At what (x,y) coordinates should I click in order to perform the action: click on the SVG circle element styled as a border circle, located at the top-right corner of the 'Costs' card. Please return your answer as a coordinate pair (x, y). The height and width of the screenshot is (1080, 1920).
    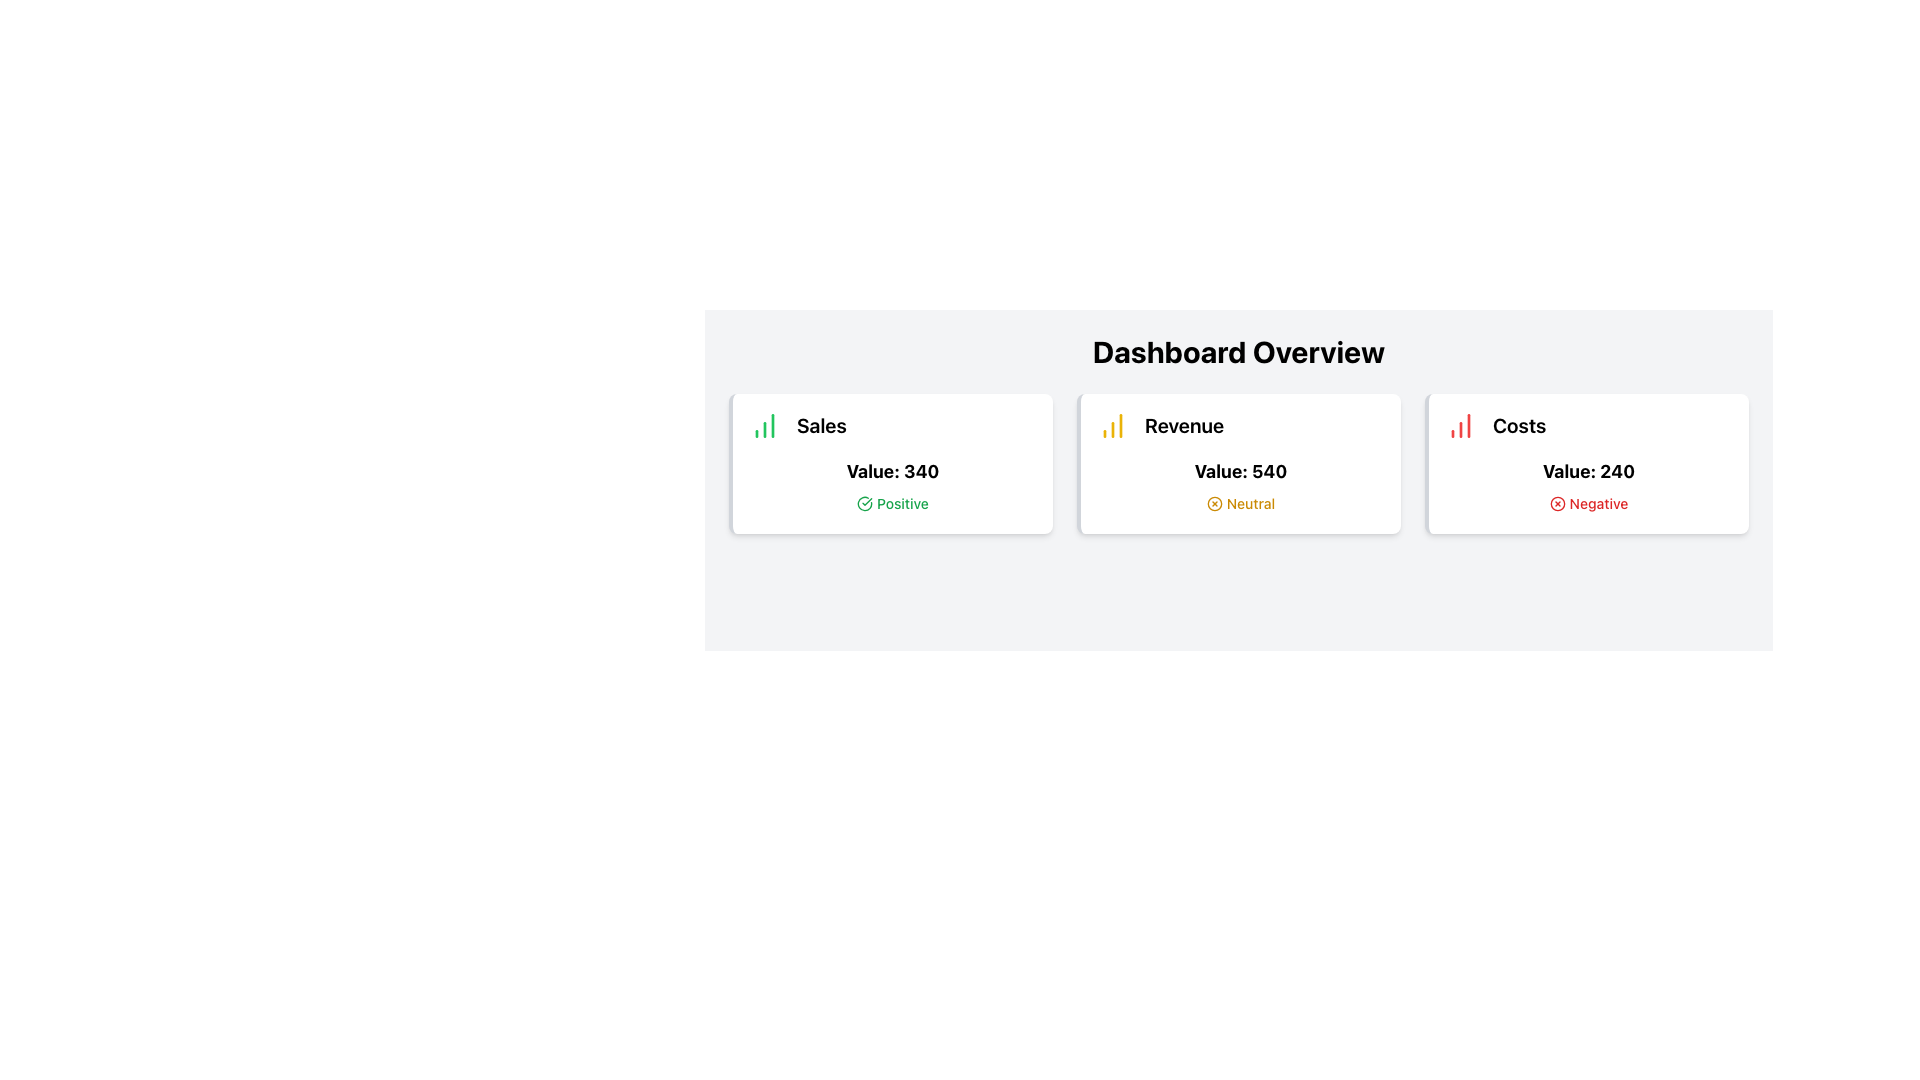
    Looking at the image, I should click on (1556, 503).